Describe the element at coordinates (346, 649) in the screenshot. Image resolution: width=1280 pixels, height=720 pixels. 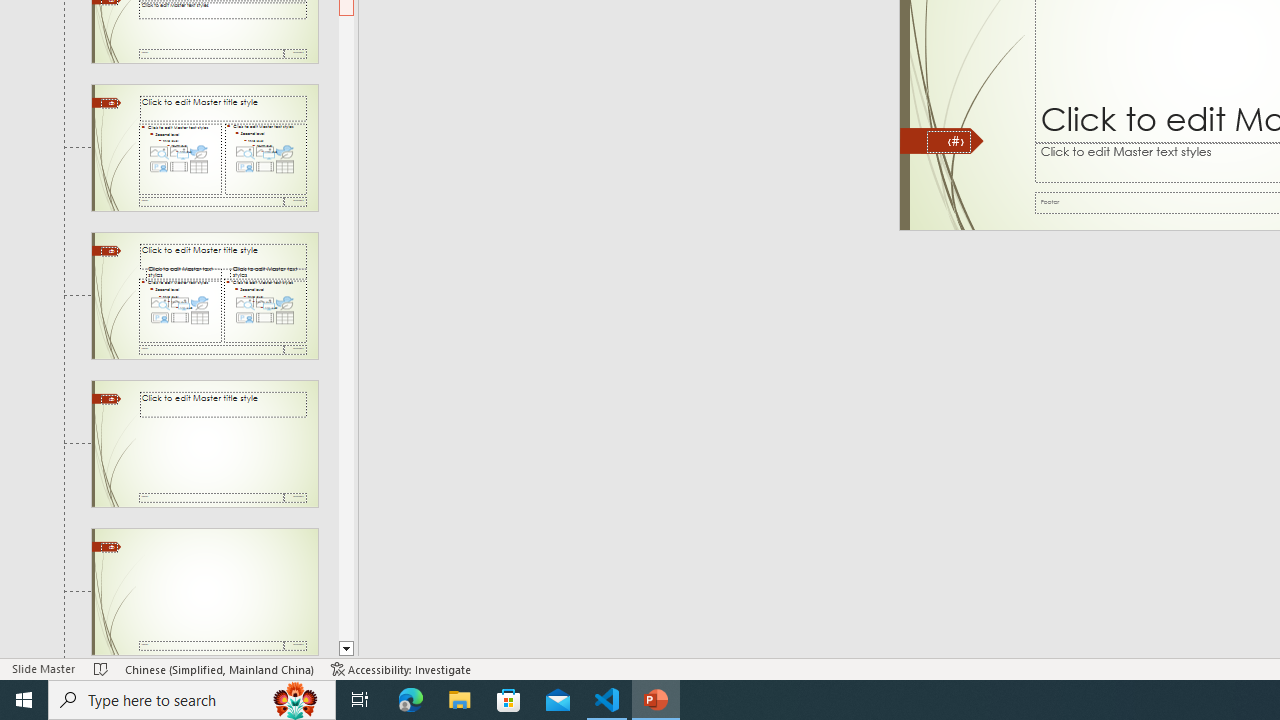
I see `'Line down'` at that location.